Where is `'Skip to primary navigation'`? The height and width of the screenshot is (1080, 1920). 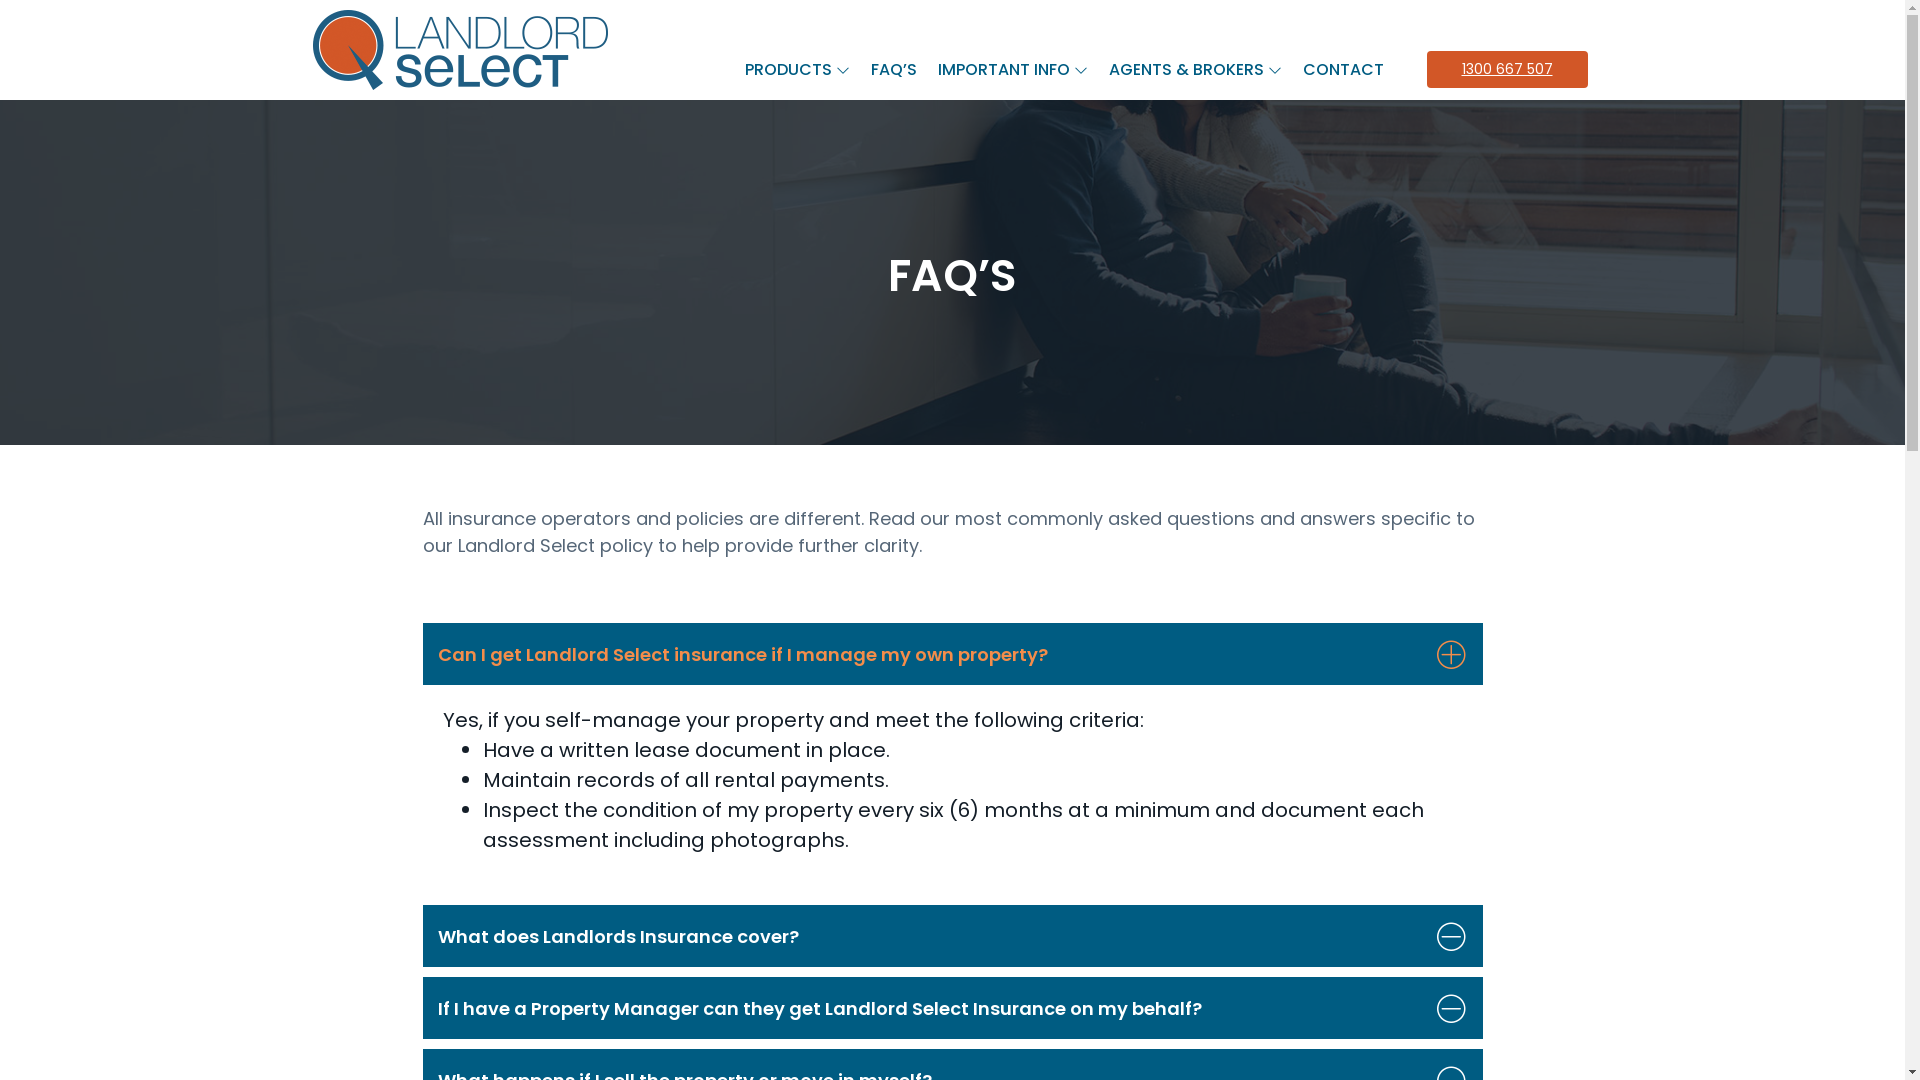 'Skip to primary navigation' is located at coordinates (0, 0).